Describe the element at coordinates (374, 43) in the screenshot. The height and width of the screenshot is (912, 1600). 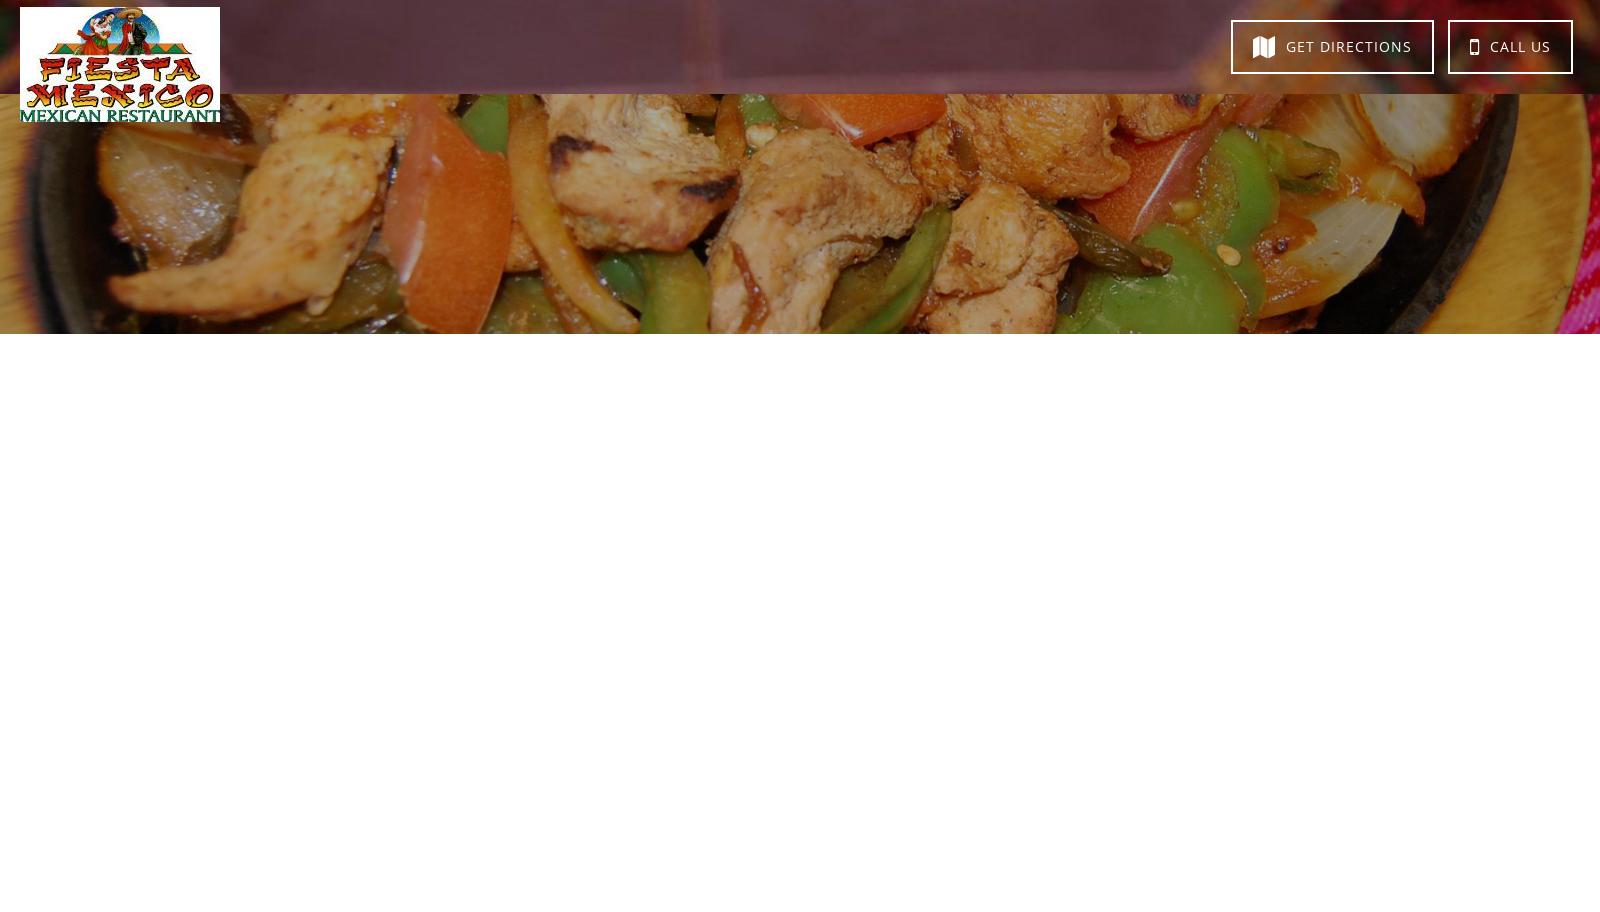
I see `'About Us'` at that location.